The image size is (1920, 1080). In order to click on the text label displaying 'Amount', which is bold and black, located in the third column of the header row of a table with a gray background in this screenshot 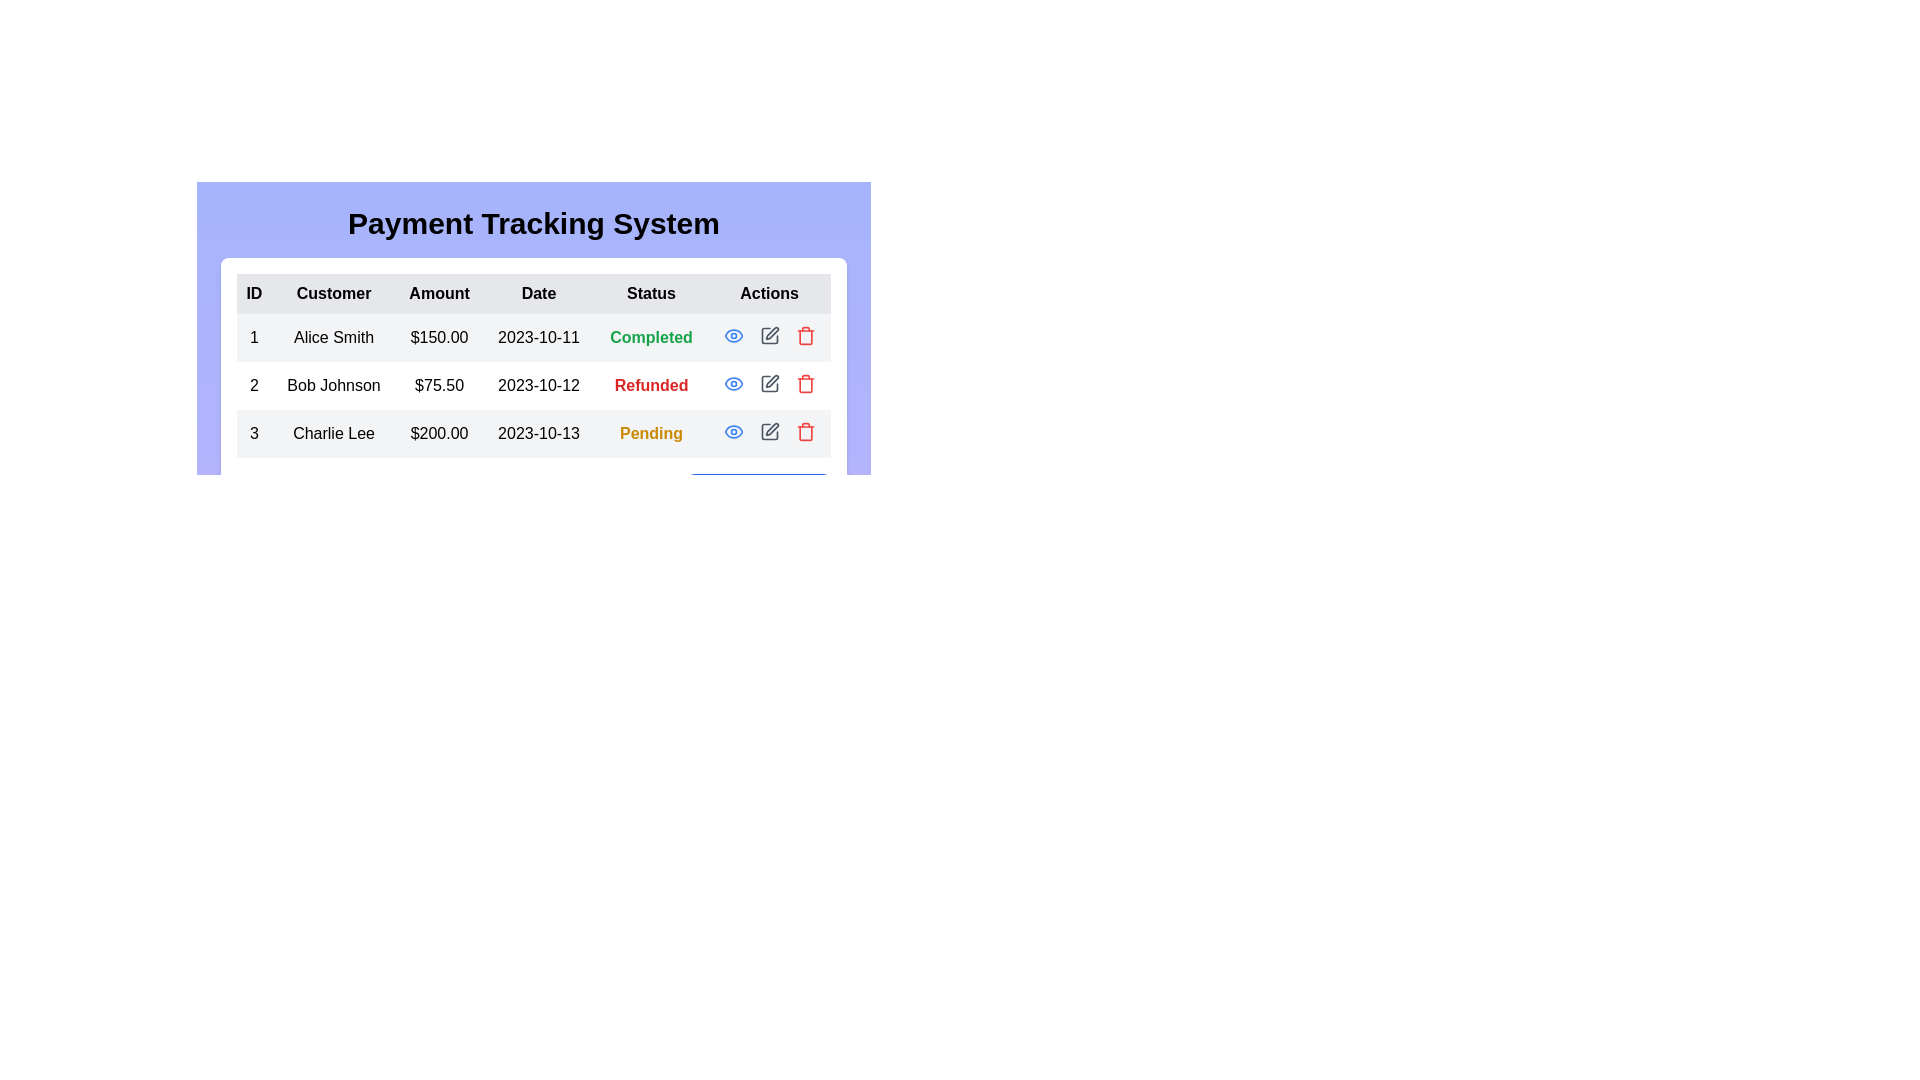, I will do `click(438, 293)`.